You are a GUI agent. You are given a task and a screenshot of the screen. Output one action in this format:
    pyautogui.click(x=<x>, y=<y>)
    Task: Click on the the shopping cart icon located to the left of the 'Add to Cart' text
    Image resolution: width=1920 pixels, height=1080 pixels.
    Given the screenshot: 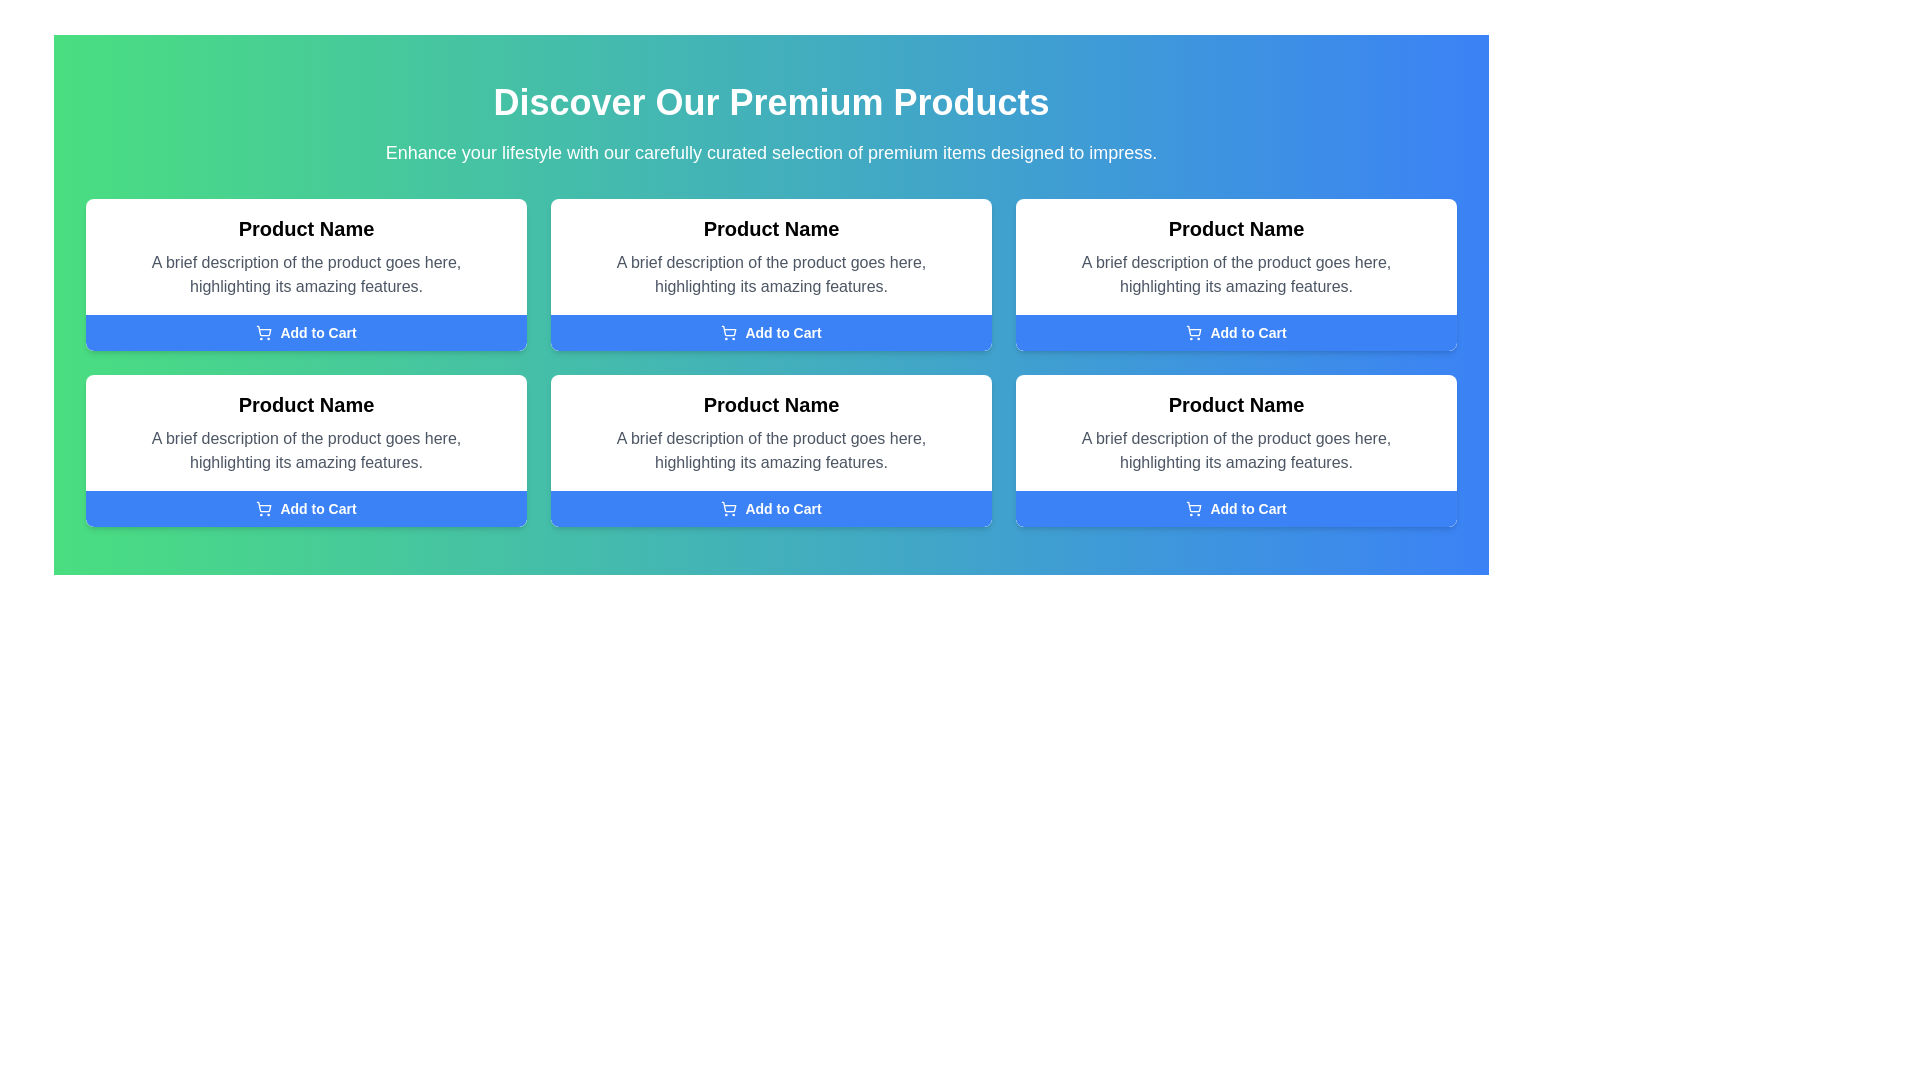 What is the action you would take?
    pyautogui.click(x=728, y=508)
    